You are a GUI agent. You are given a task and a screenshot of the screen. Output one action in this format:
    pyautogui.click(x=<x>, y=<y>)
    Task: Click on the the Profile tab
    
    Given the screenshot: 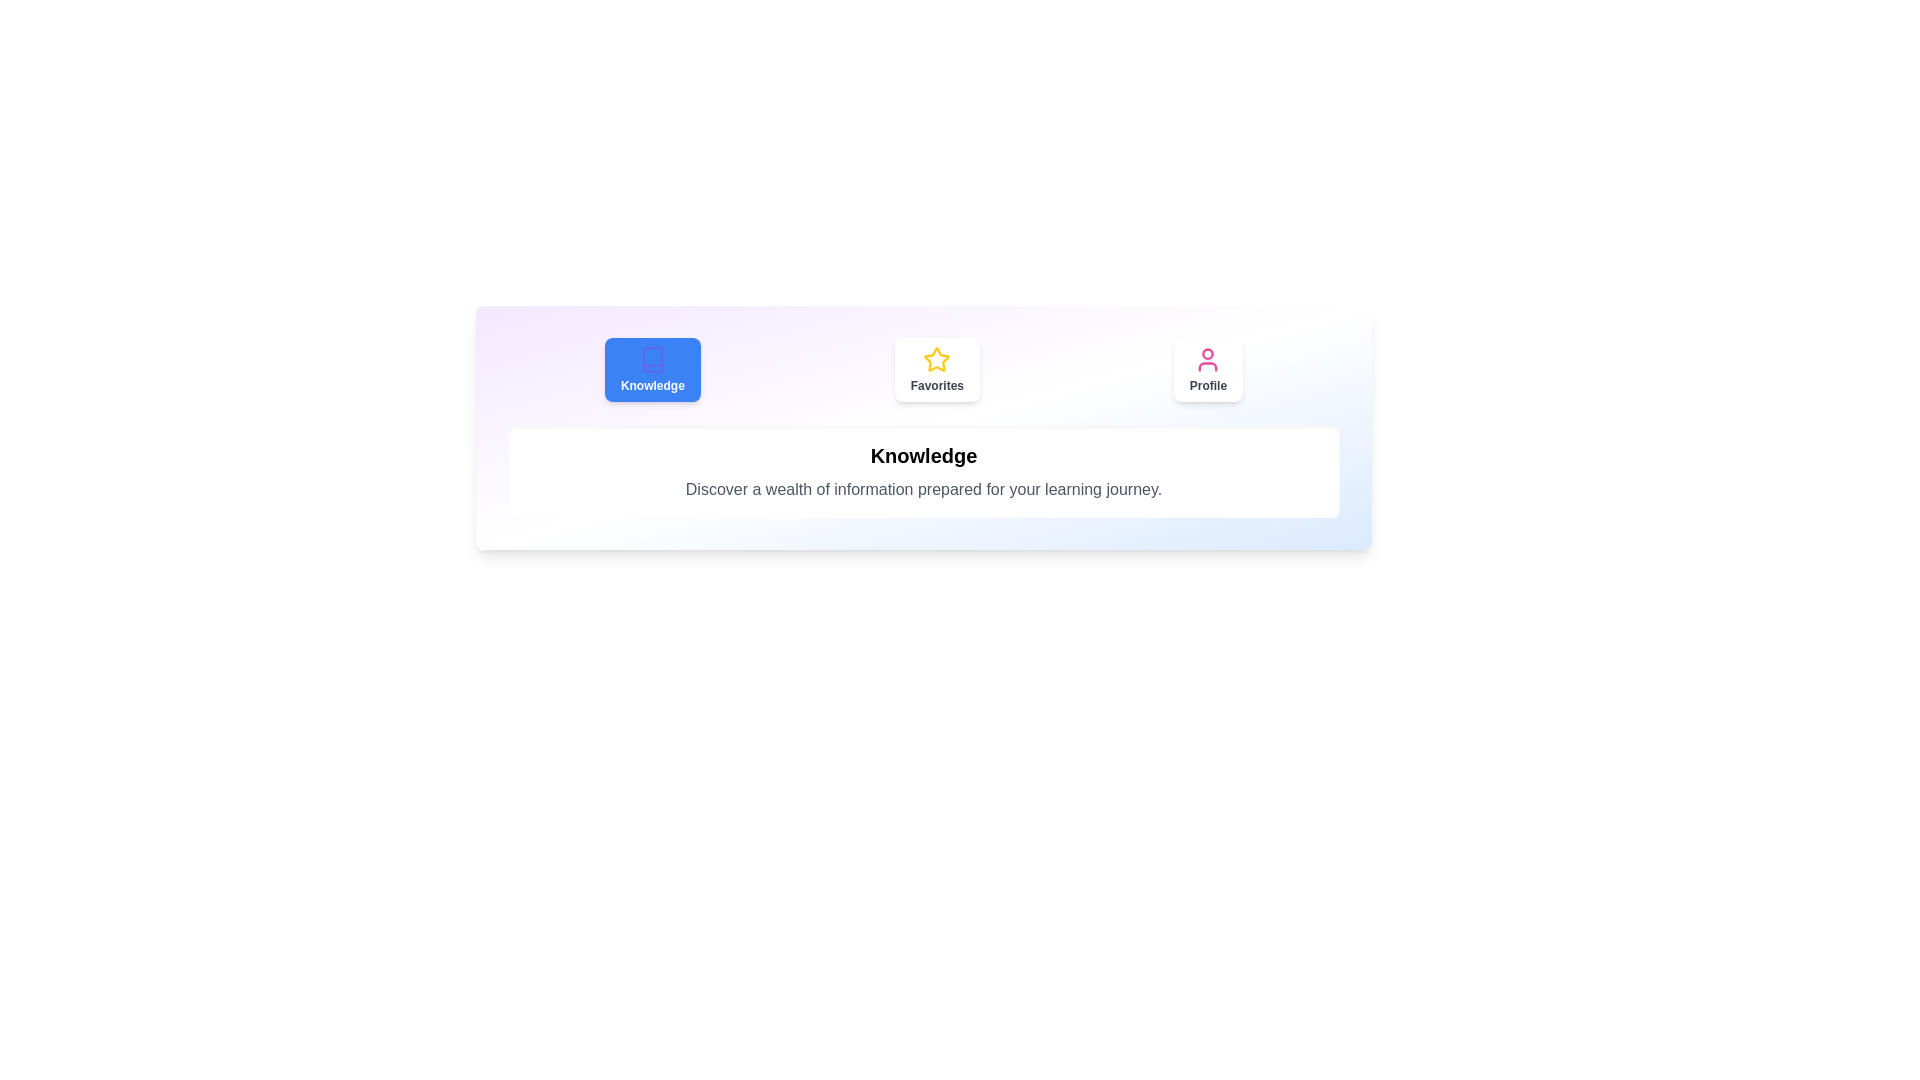 What is the action you would take?
    pyautogui.click(x=1207, y=370)
    